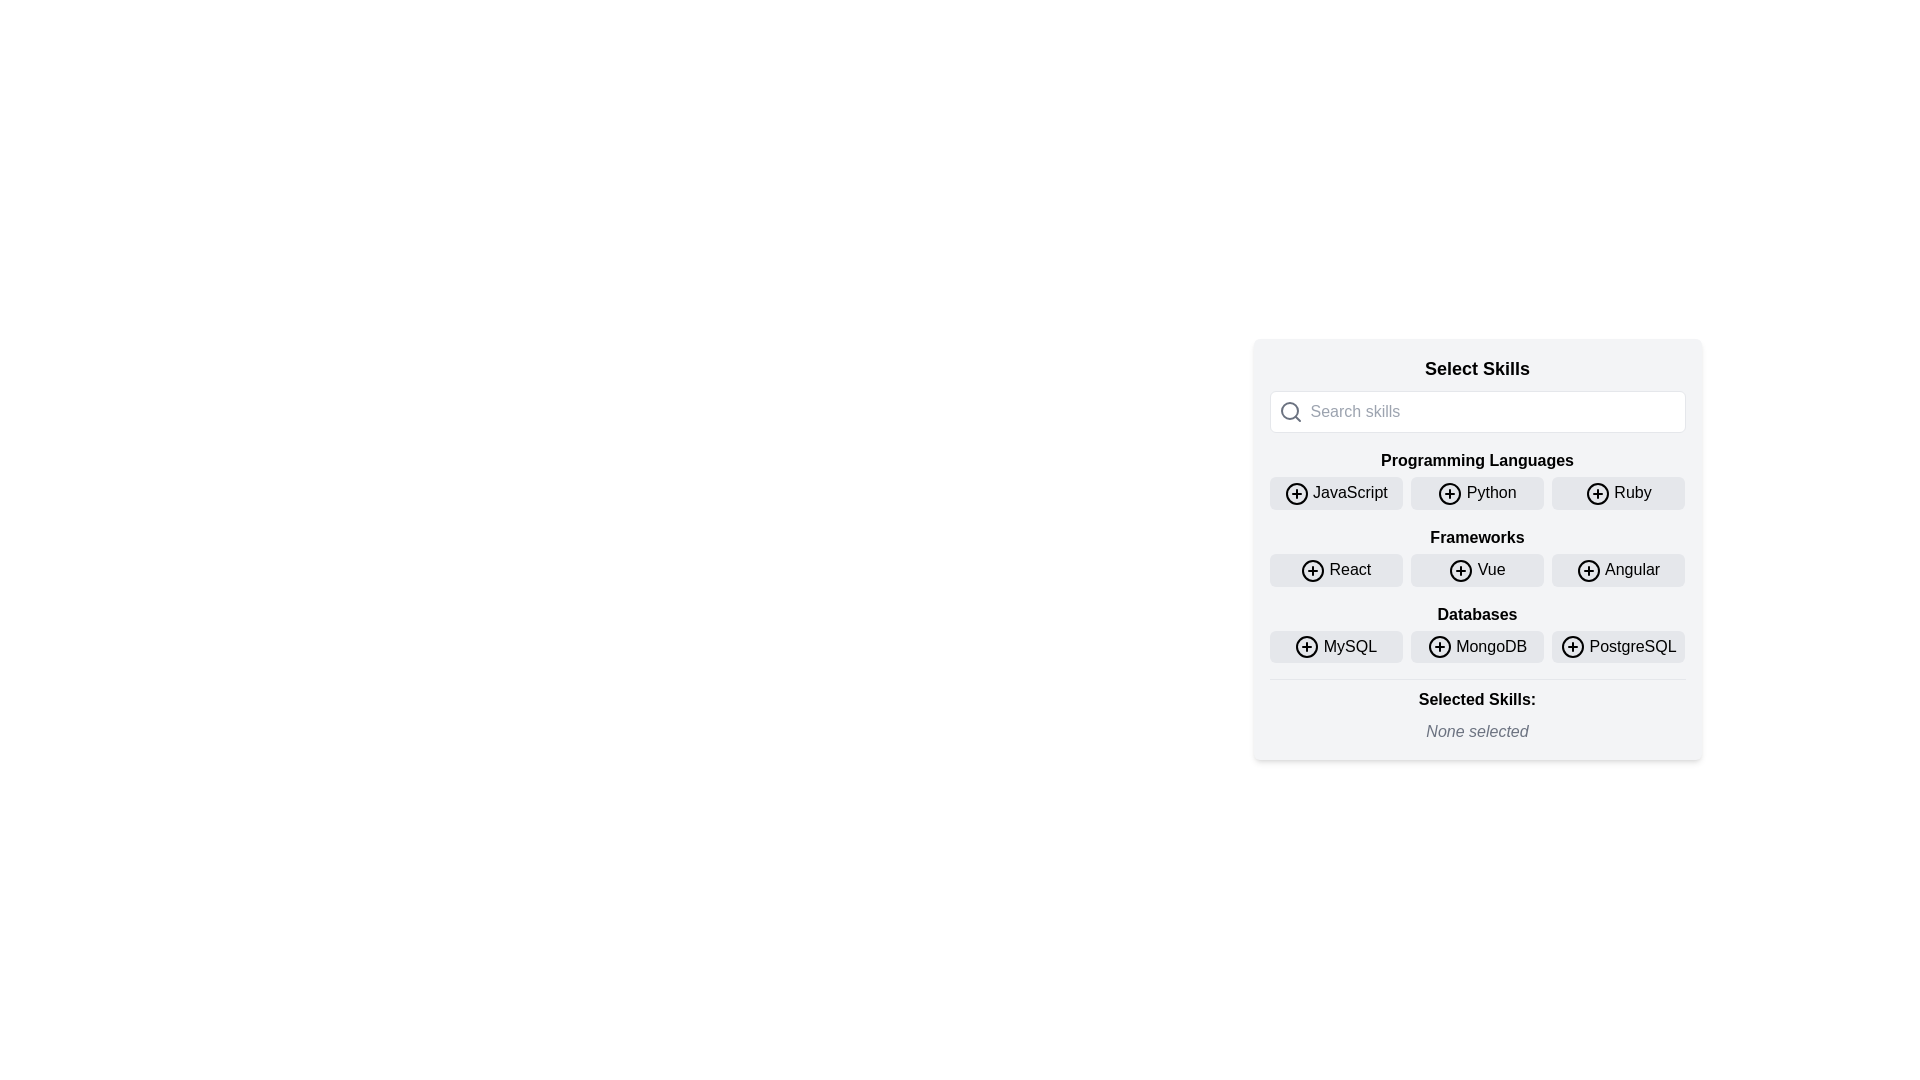  I want to click on the addition icon located within the 'Vue' button in the 'Frameworks' section of the 'Select Skills' card, so click(1461, 570).